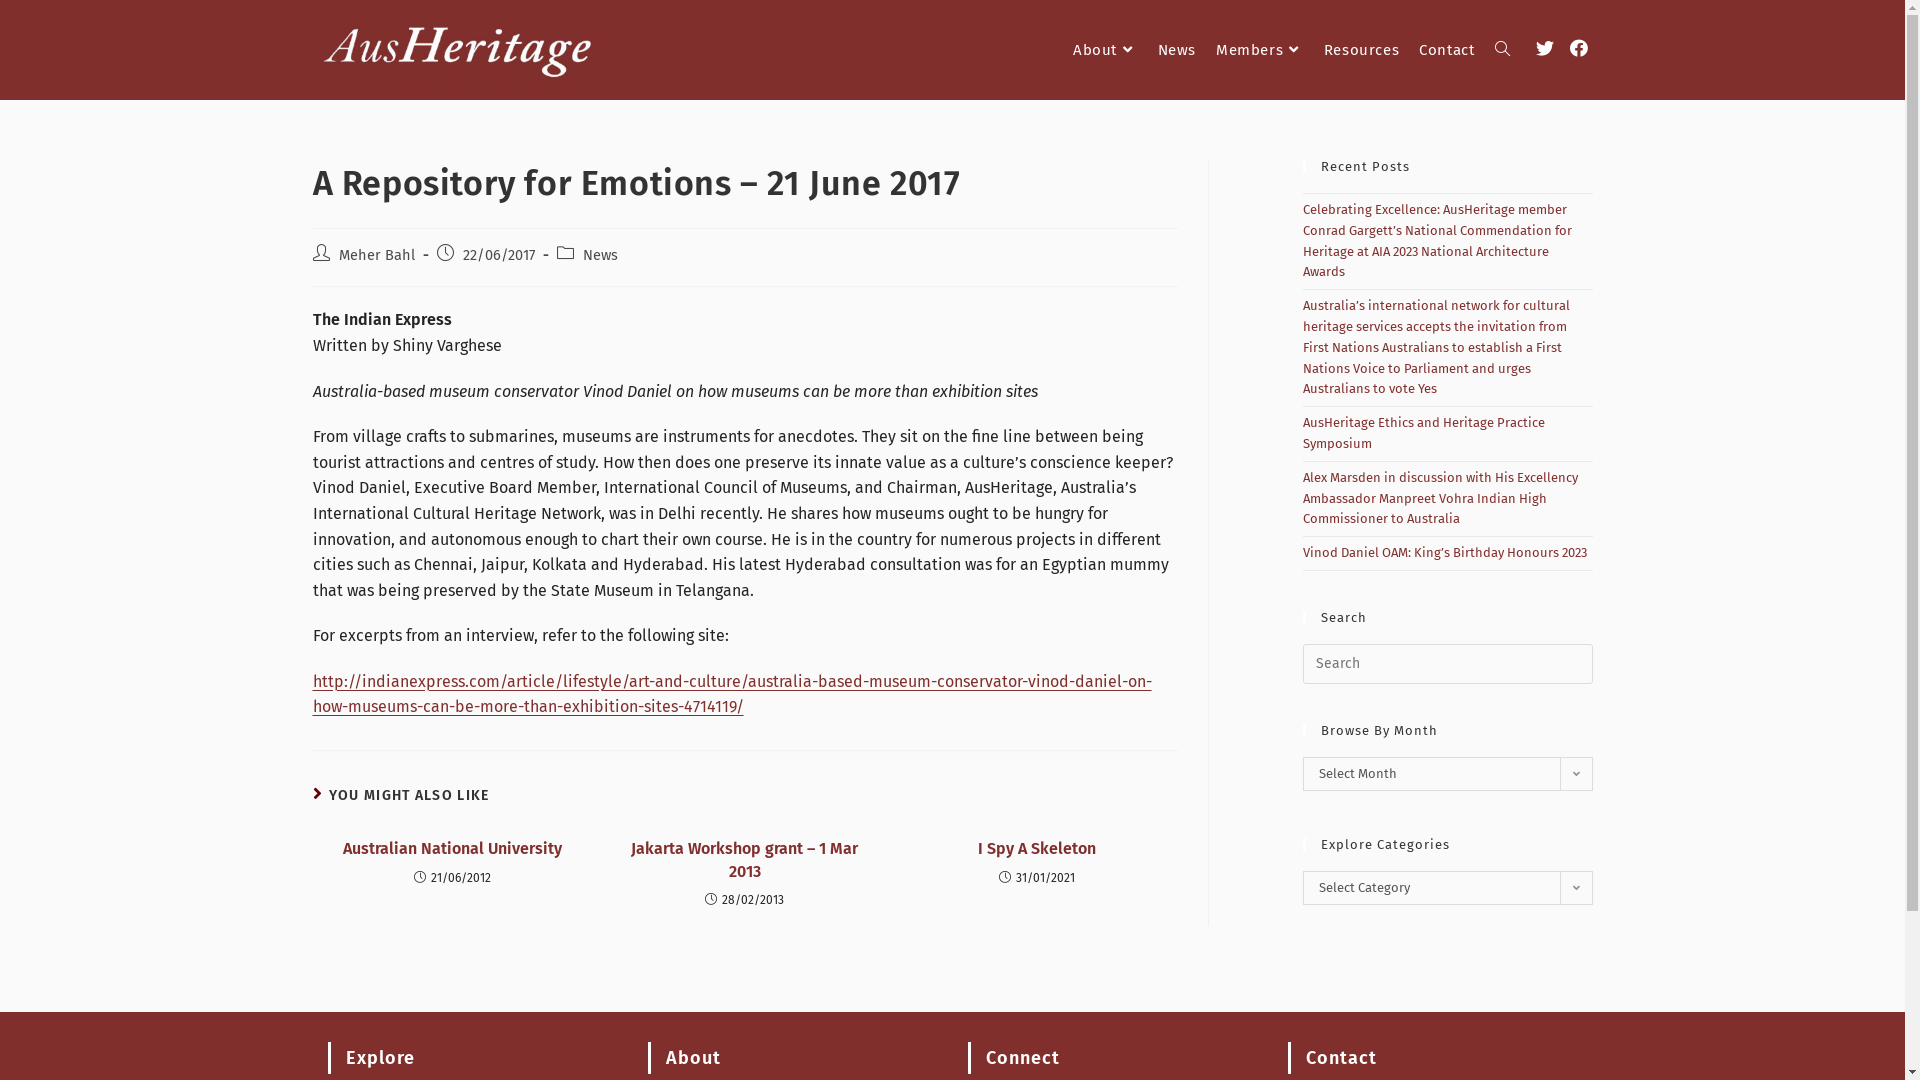  What do you see at coordinates (1258, 49) in the screenshot?
I see `'Members'` at bounding box center [1258, 49].